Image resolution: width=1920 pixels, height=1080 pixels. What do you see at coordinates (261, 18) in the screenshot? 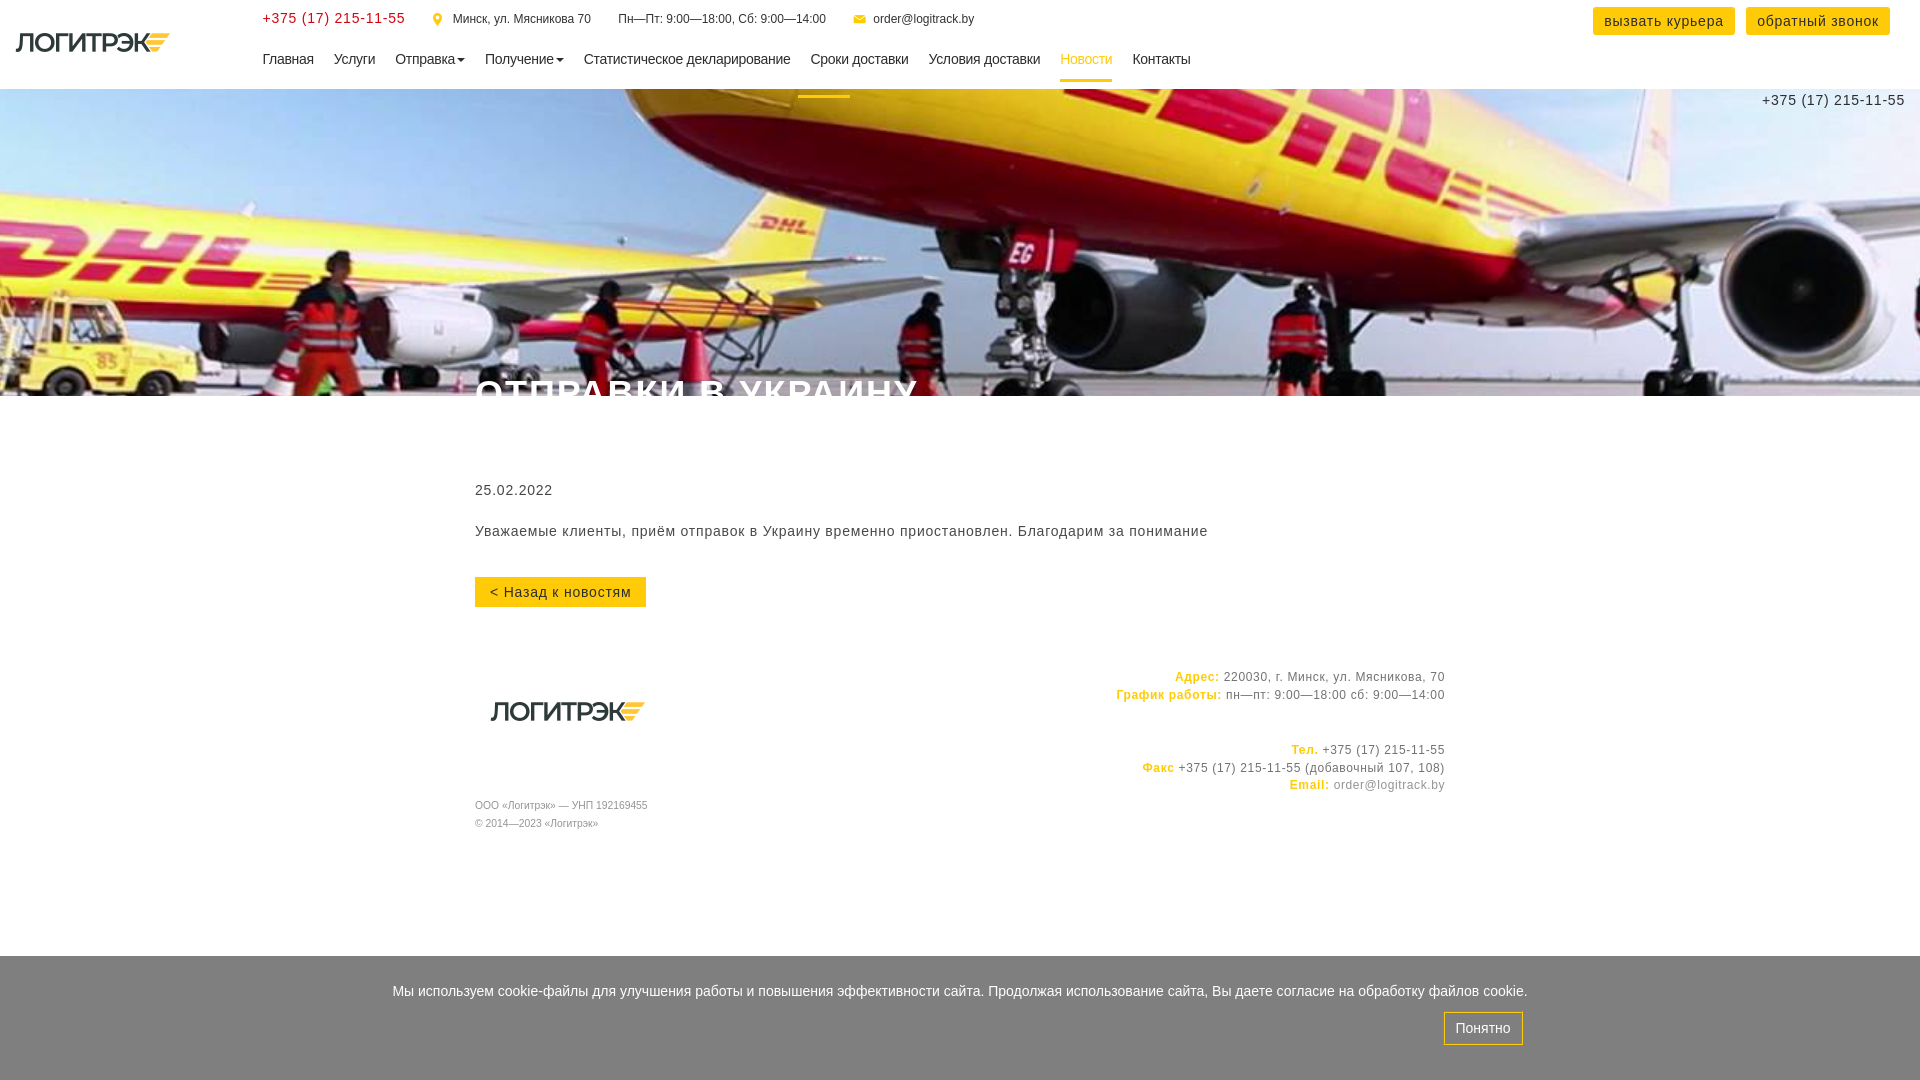
I see `'+375 (17) 215-11-55'` at bounding box center [261, 18].